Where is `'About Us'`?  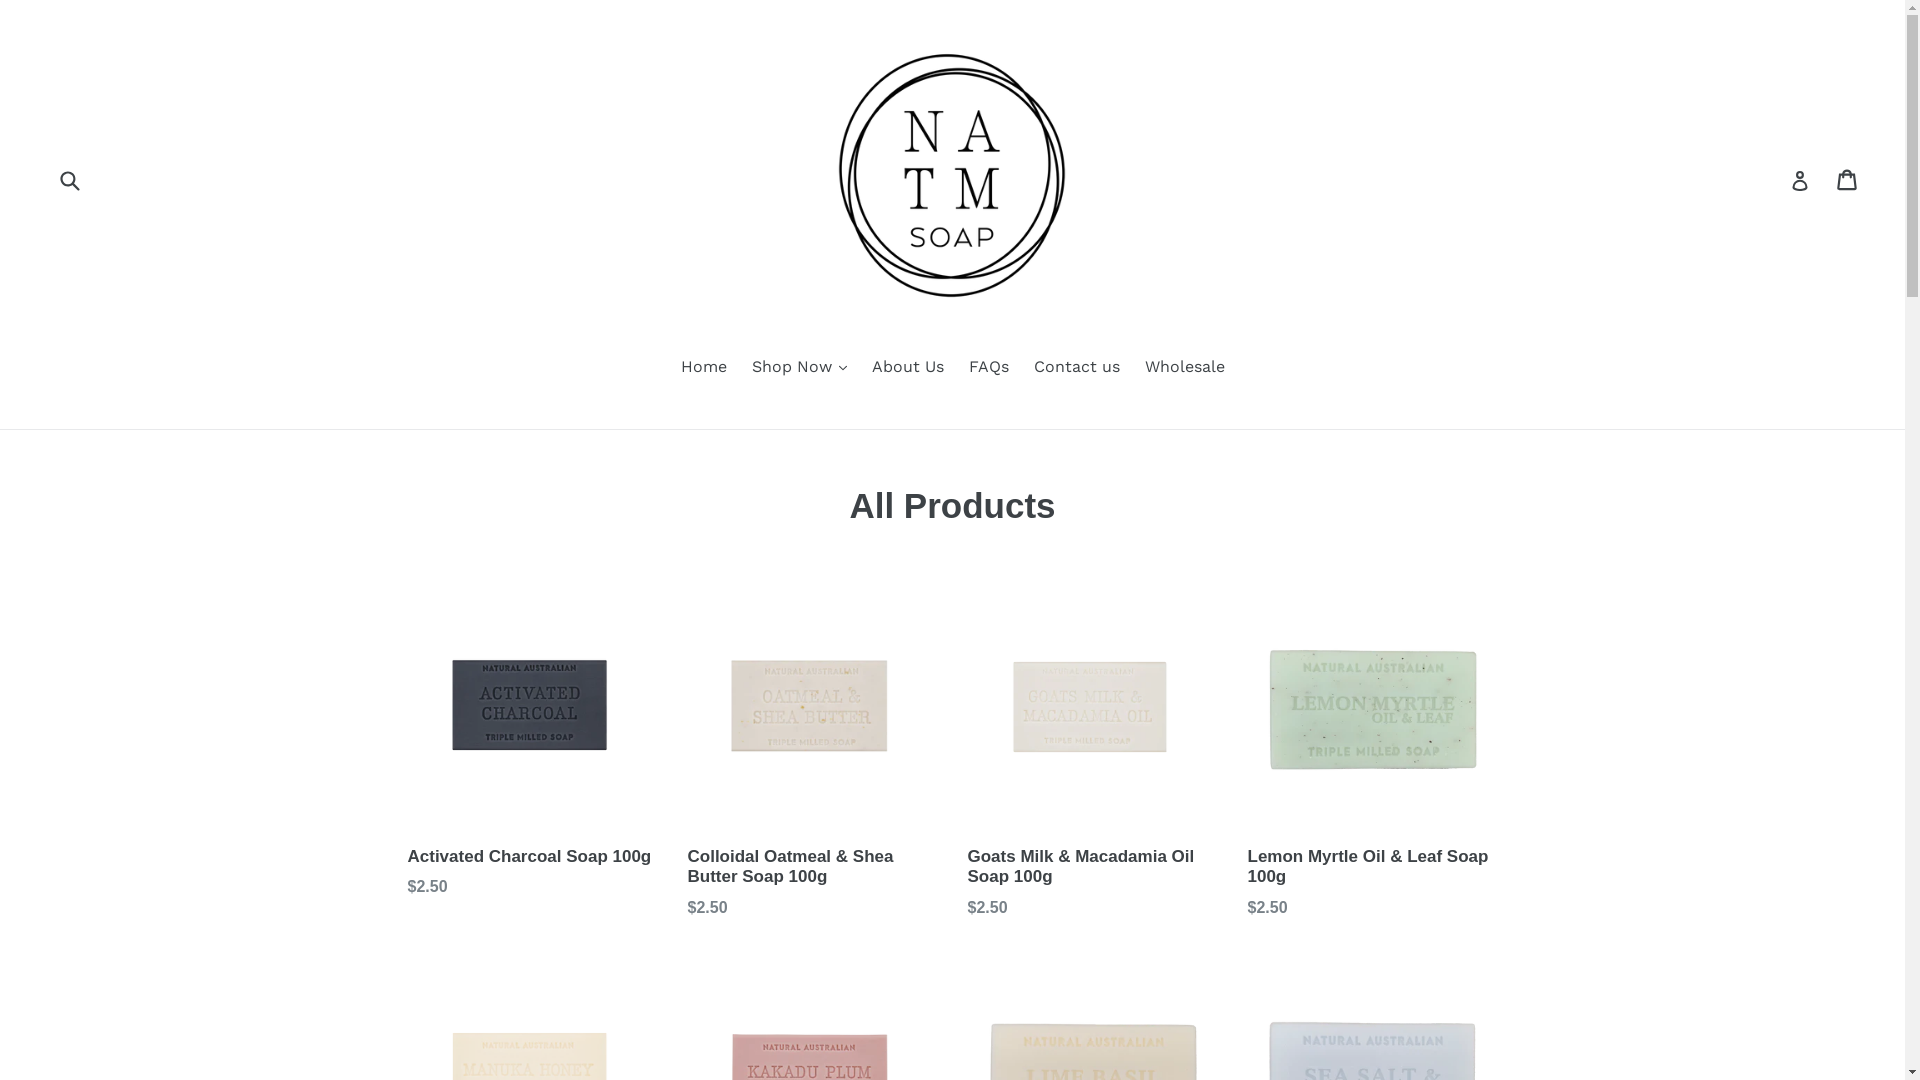
'About Us' is located at coordinates (906, 368).